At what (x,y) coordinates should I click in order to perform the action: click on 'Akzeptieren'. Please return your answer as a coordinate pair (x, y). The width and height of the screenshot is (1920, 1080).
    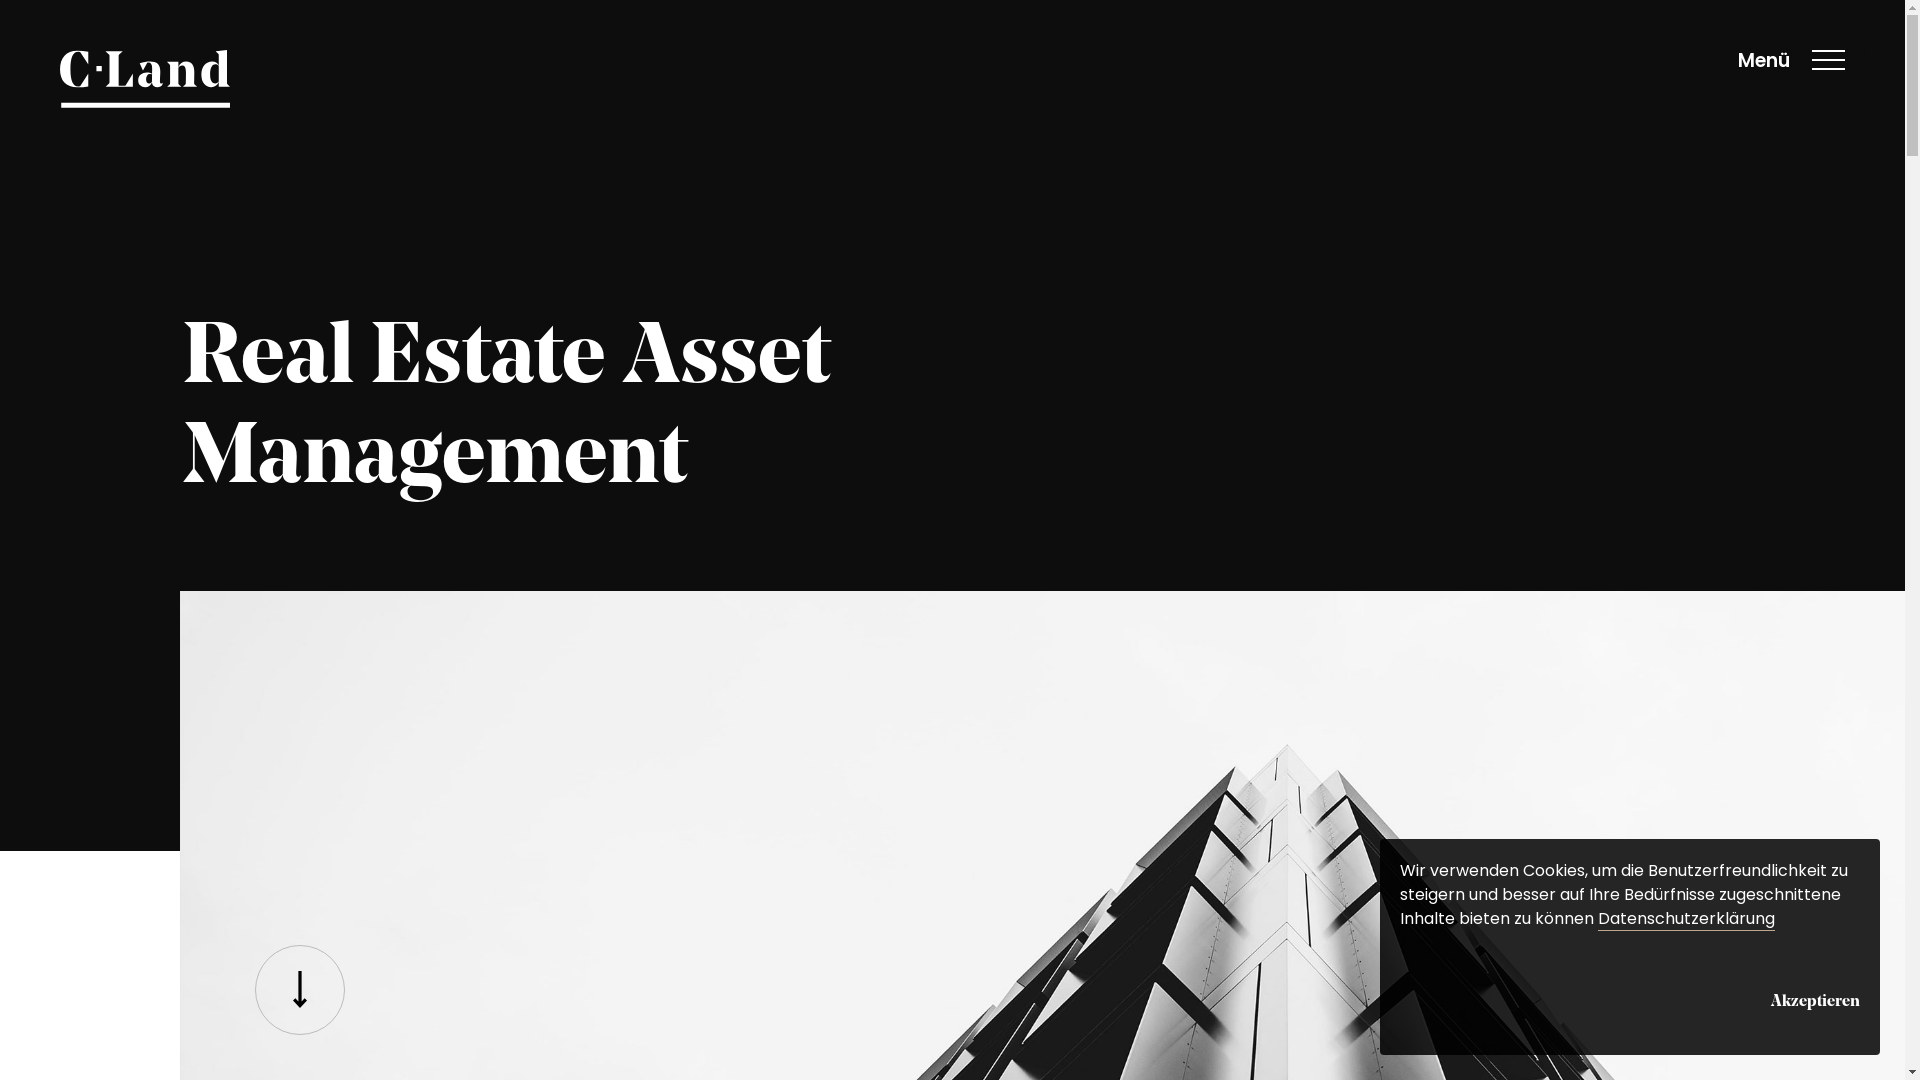
    Looking at the image, I should click on (1815, 998).